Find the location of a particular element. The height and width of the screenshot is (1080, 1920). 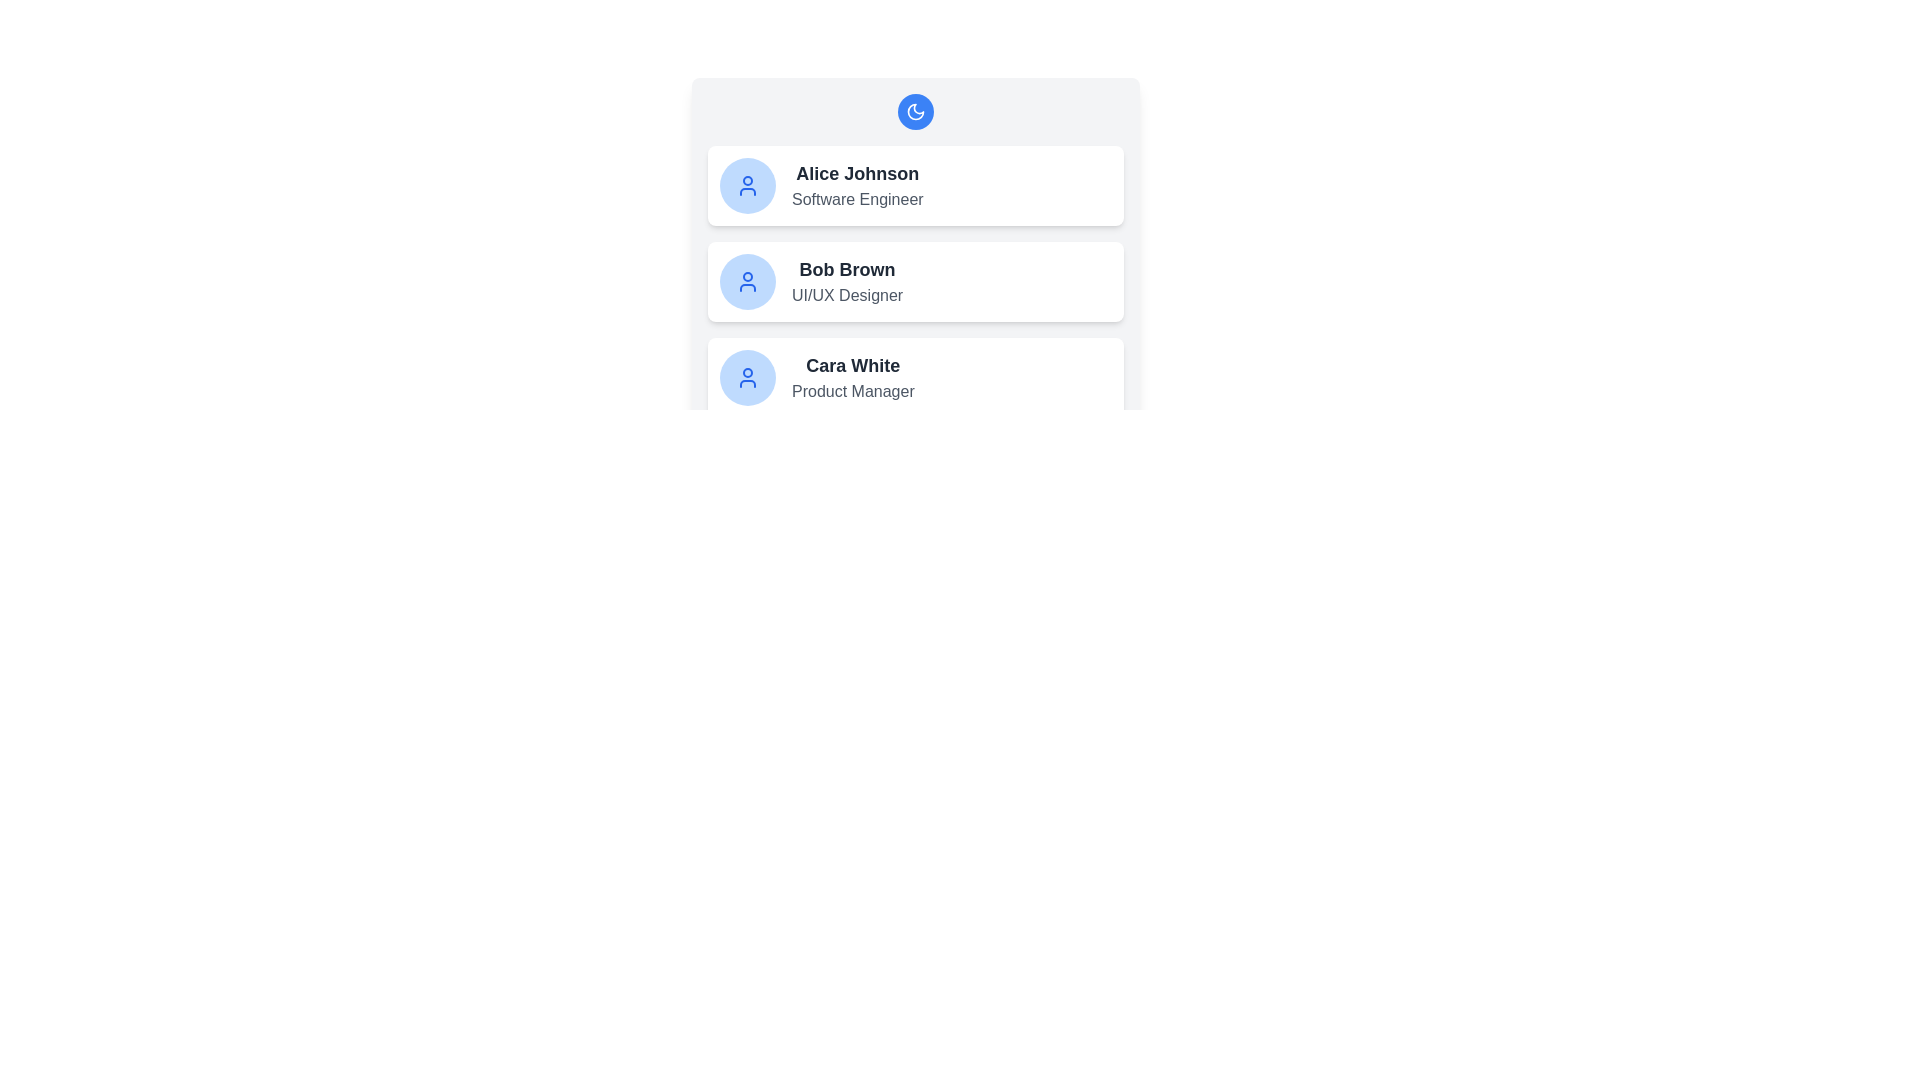

the blue circular user icon located at the left side of the card above the text 'Alice Johnson' and 'Software Engineer' is located at coordinates (747, 185).